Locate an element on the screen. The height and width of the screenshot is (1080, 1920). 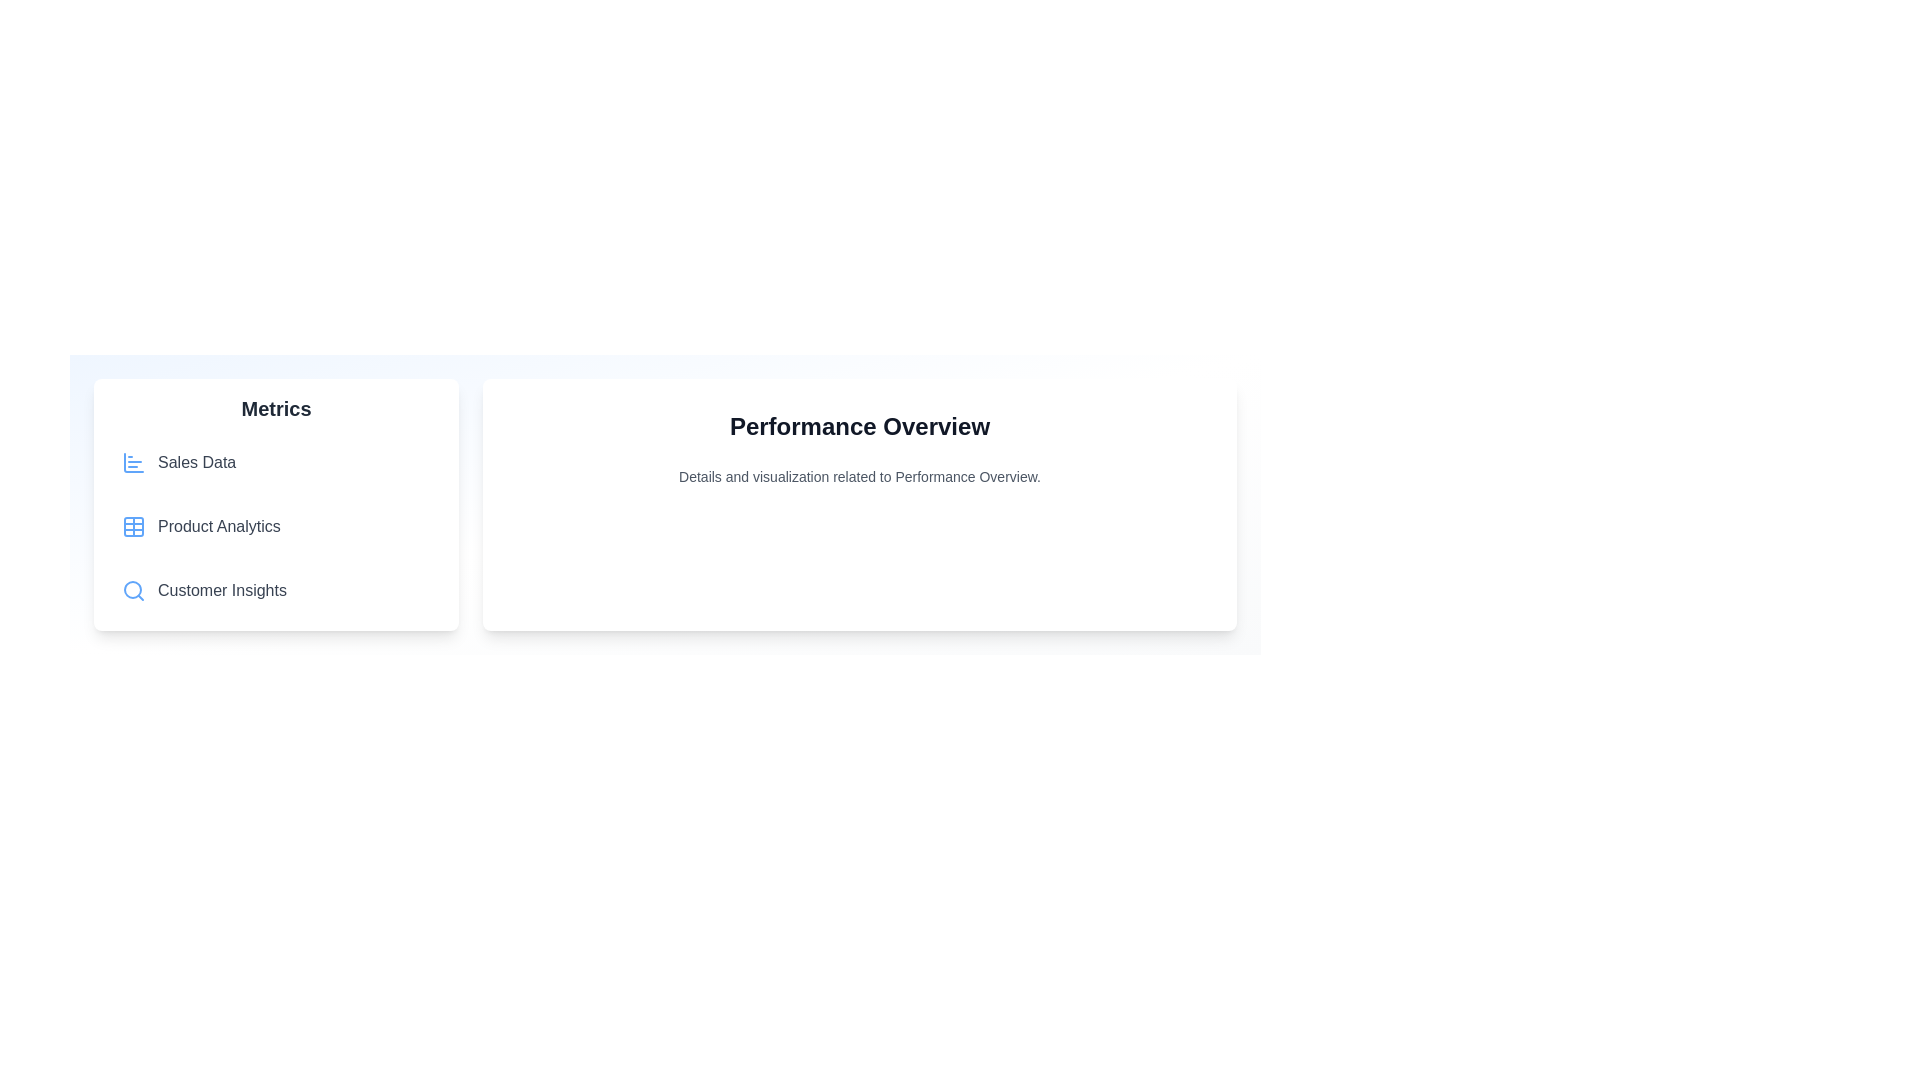
the list item labeled 'Customer Insights' which includes a blue magnifying glass icon, positioned as the third item in the vertical list under 'Metrics' is located at coordinates (275, 589).